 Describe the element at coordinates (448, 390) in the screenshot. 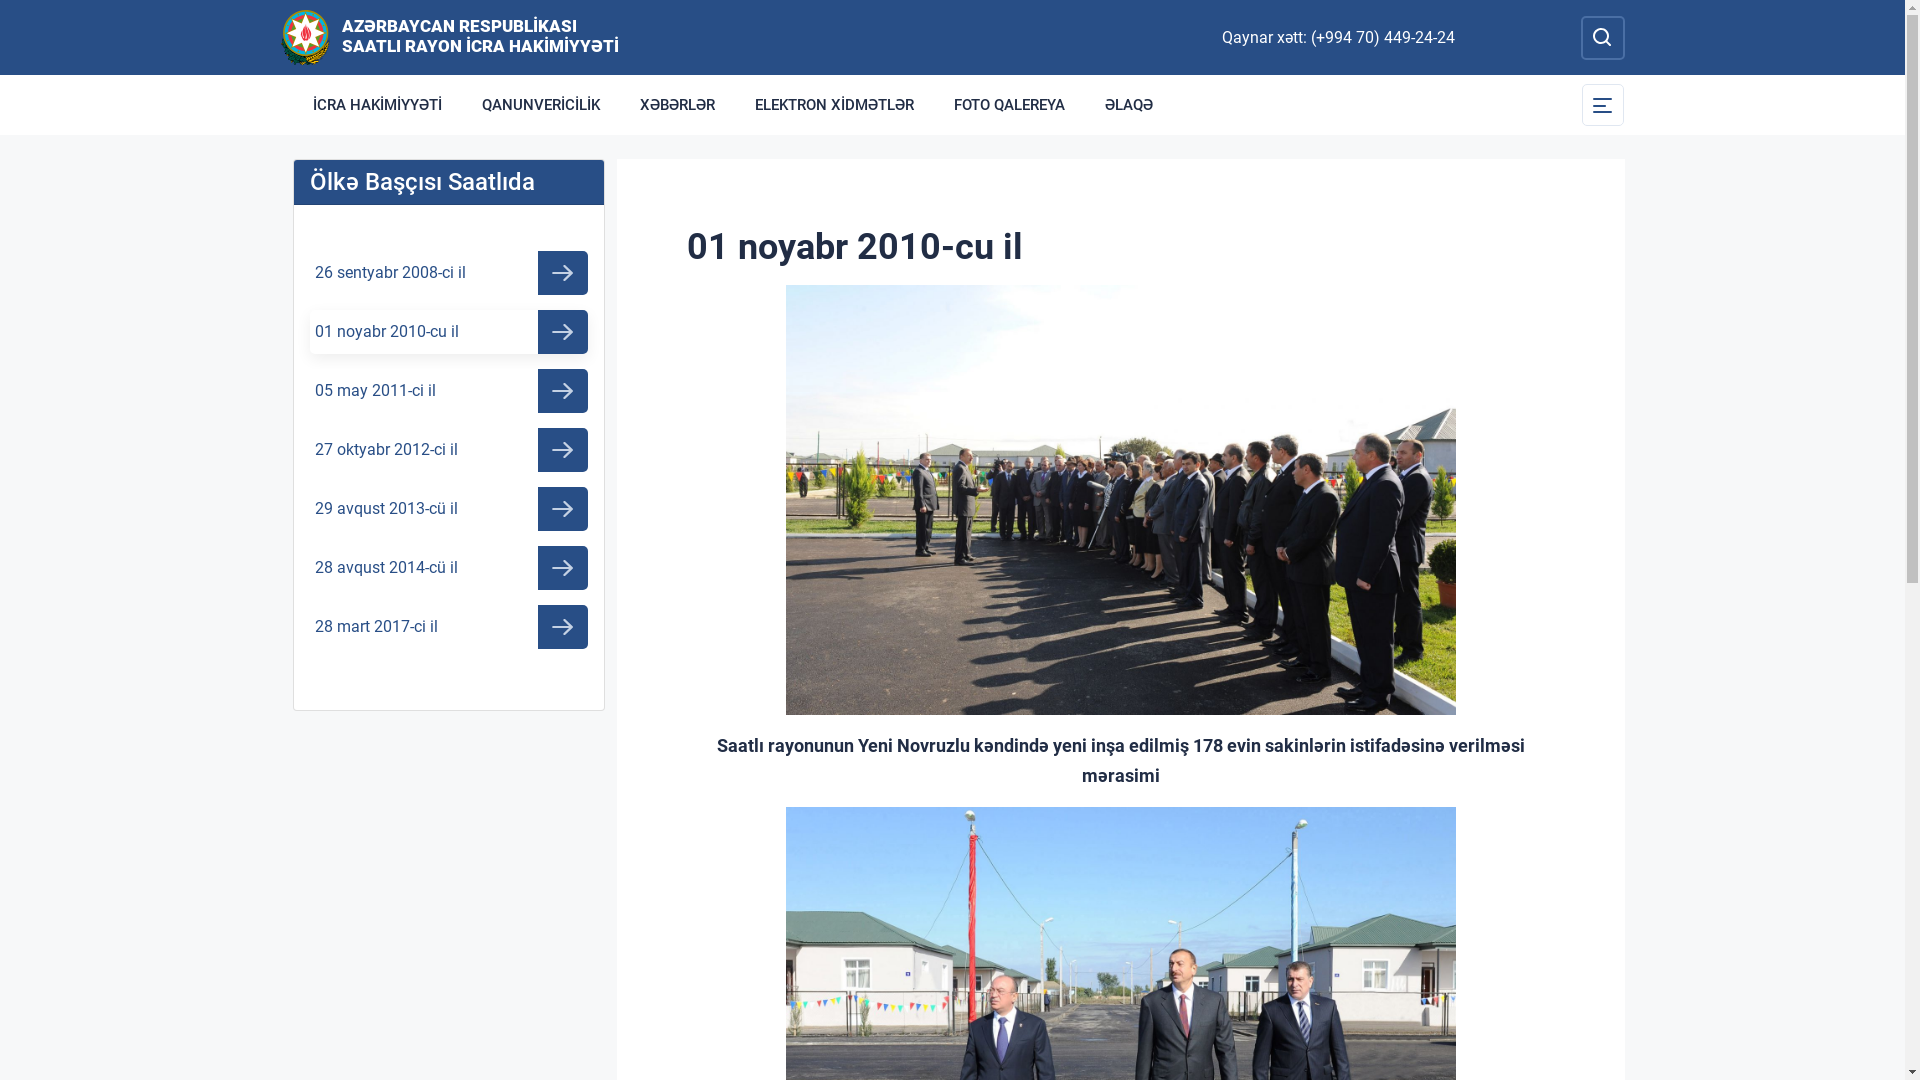

I see `'05 may 2011-ci il'` at that location.